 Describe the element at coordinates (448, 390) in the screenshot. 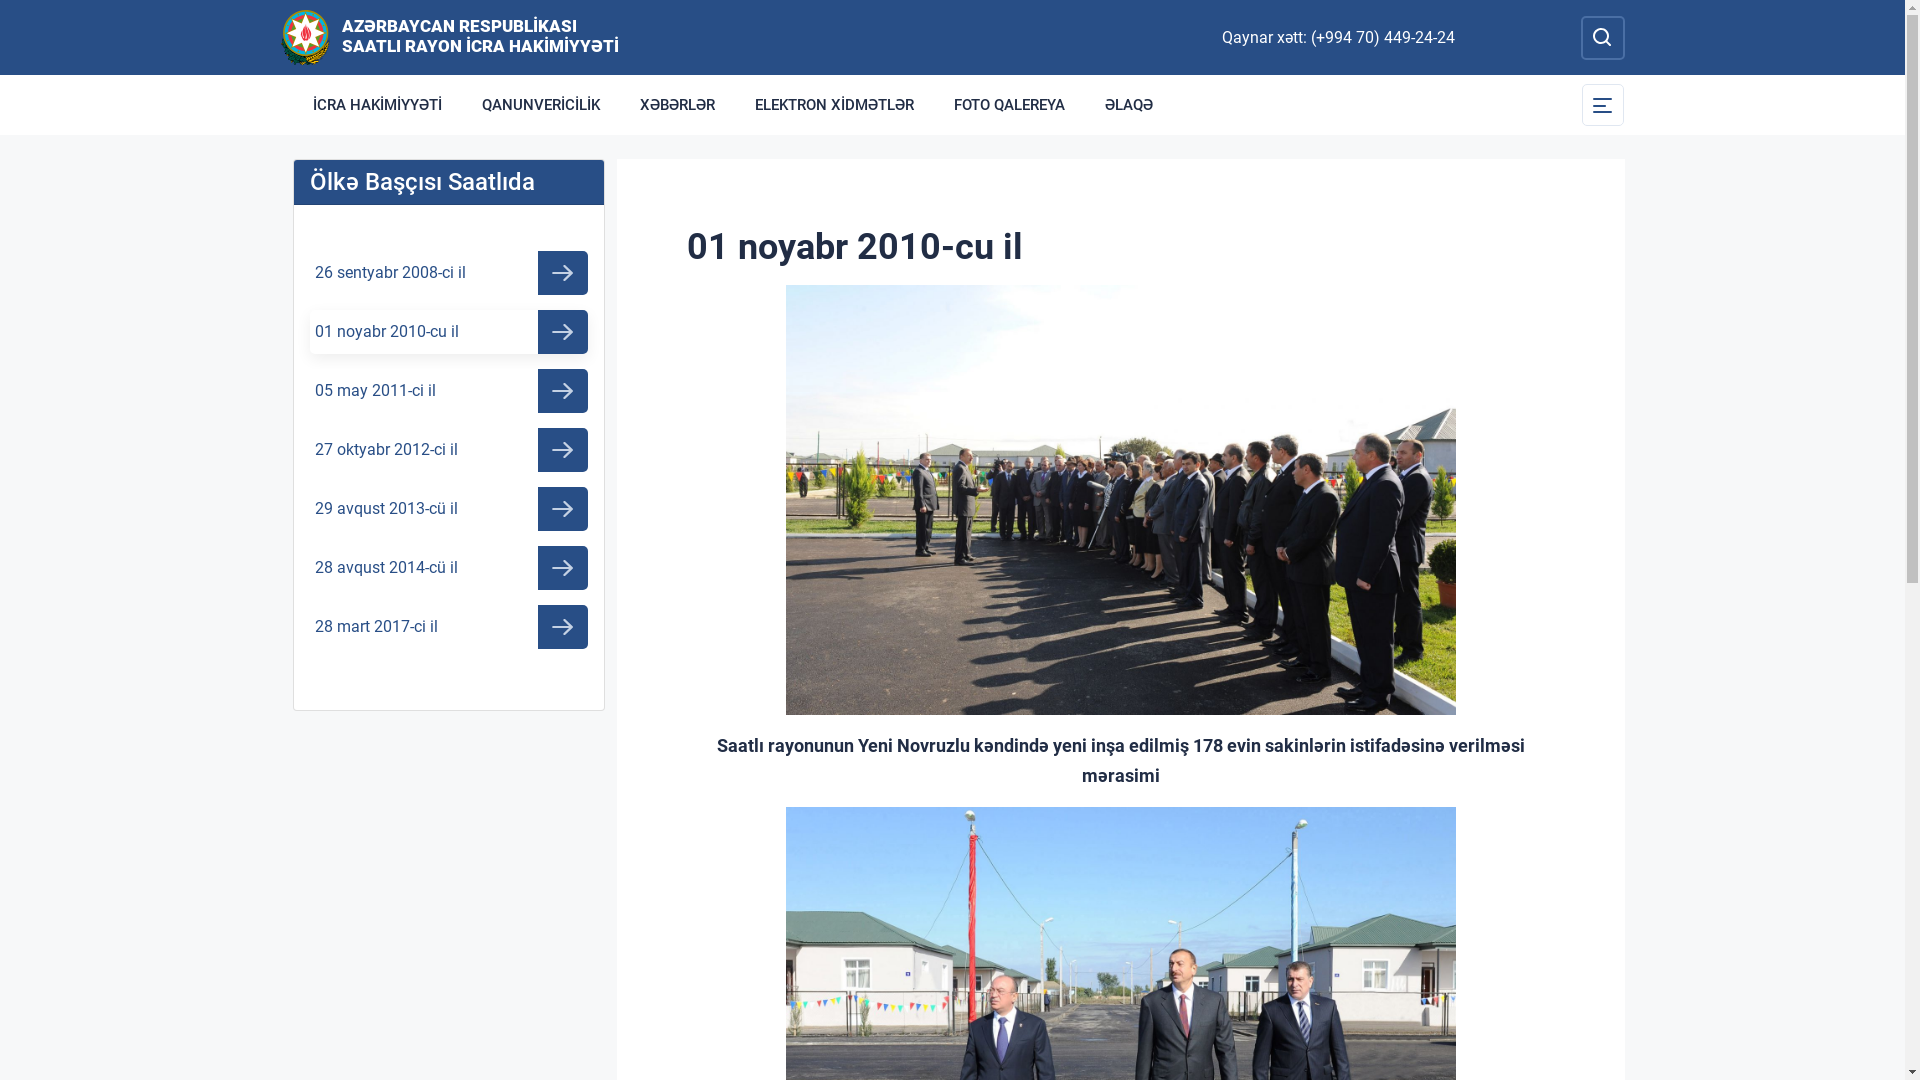

I see `'05 may 2011-ci il'` at that location.